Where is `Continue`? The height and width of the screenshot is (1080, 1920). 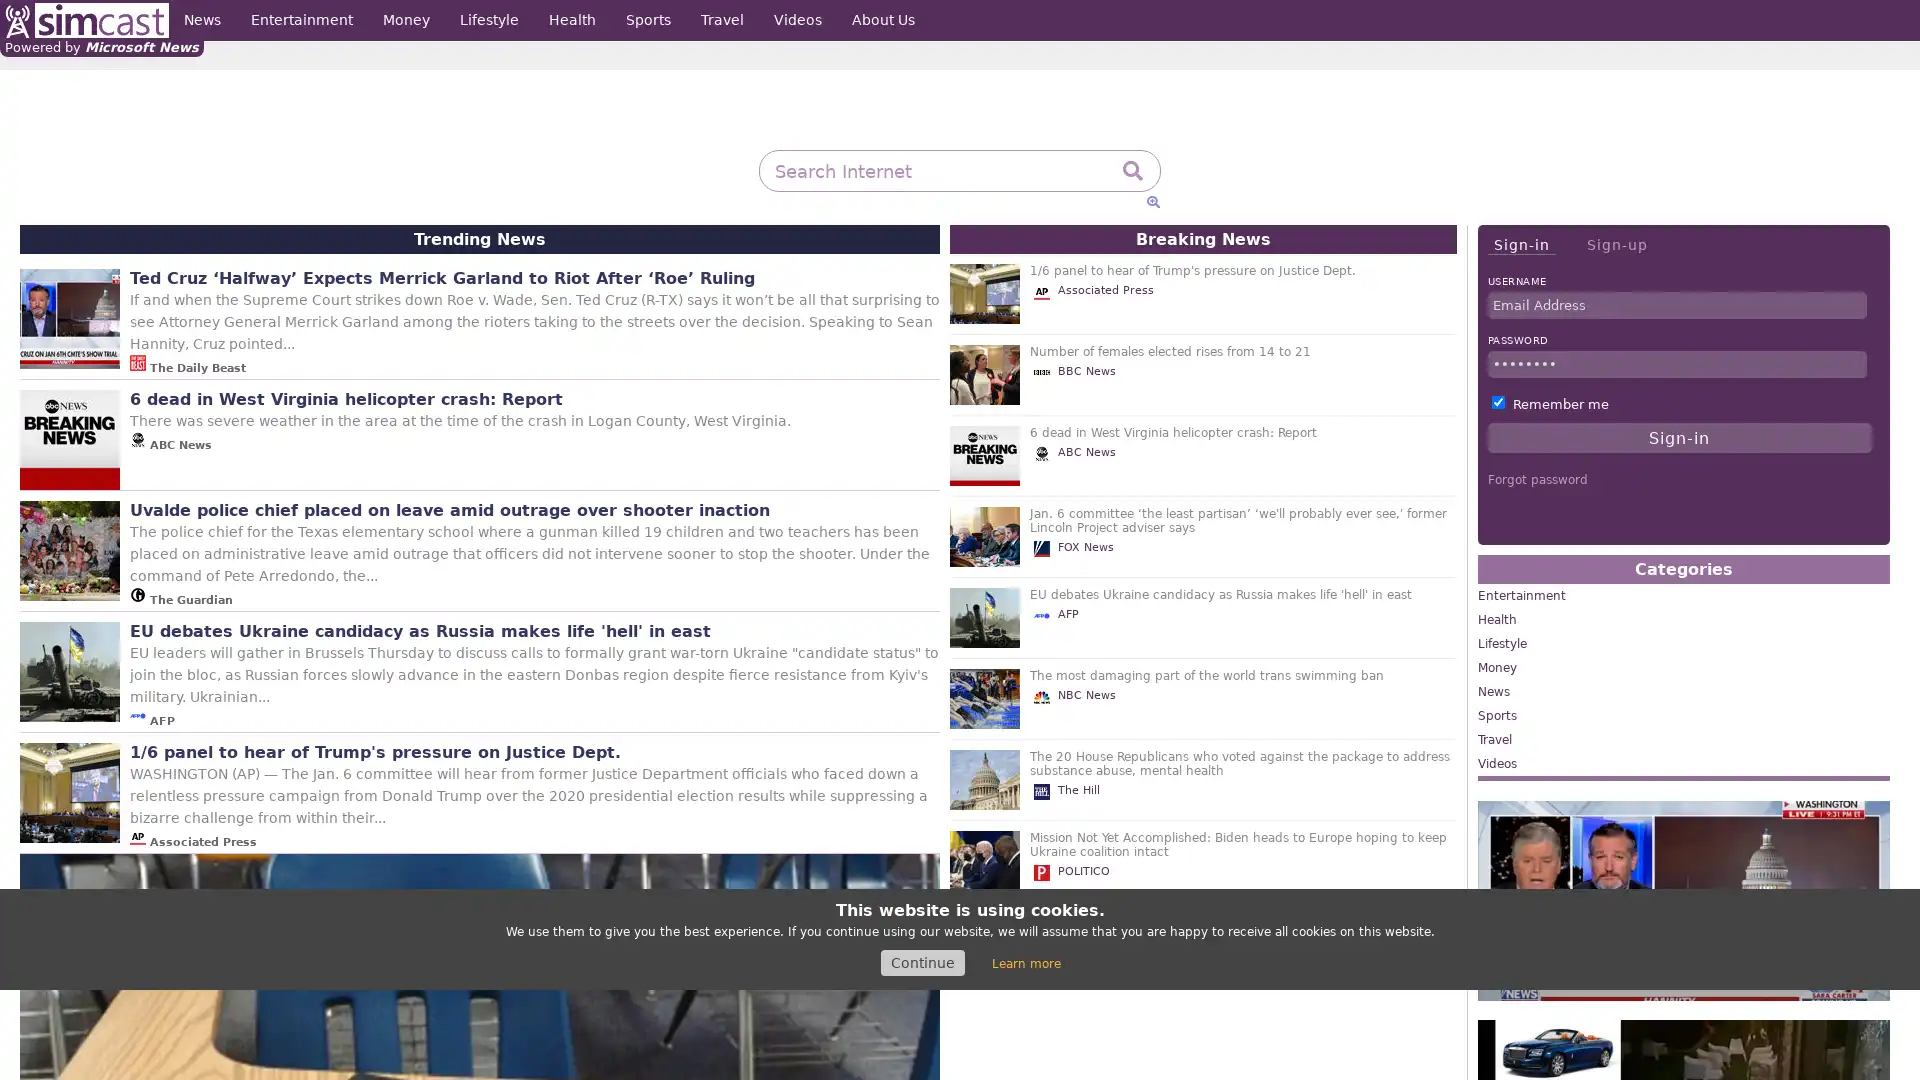 Continue is located at coordinates (921, 962).